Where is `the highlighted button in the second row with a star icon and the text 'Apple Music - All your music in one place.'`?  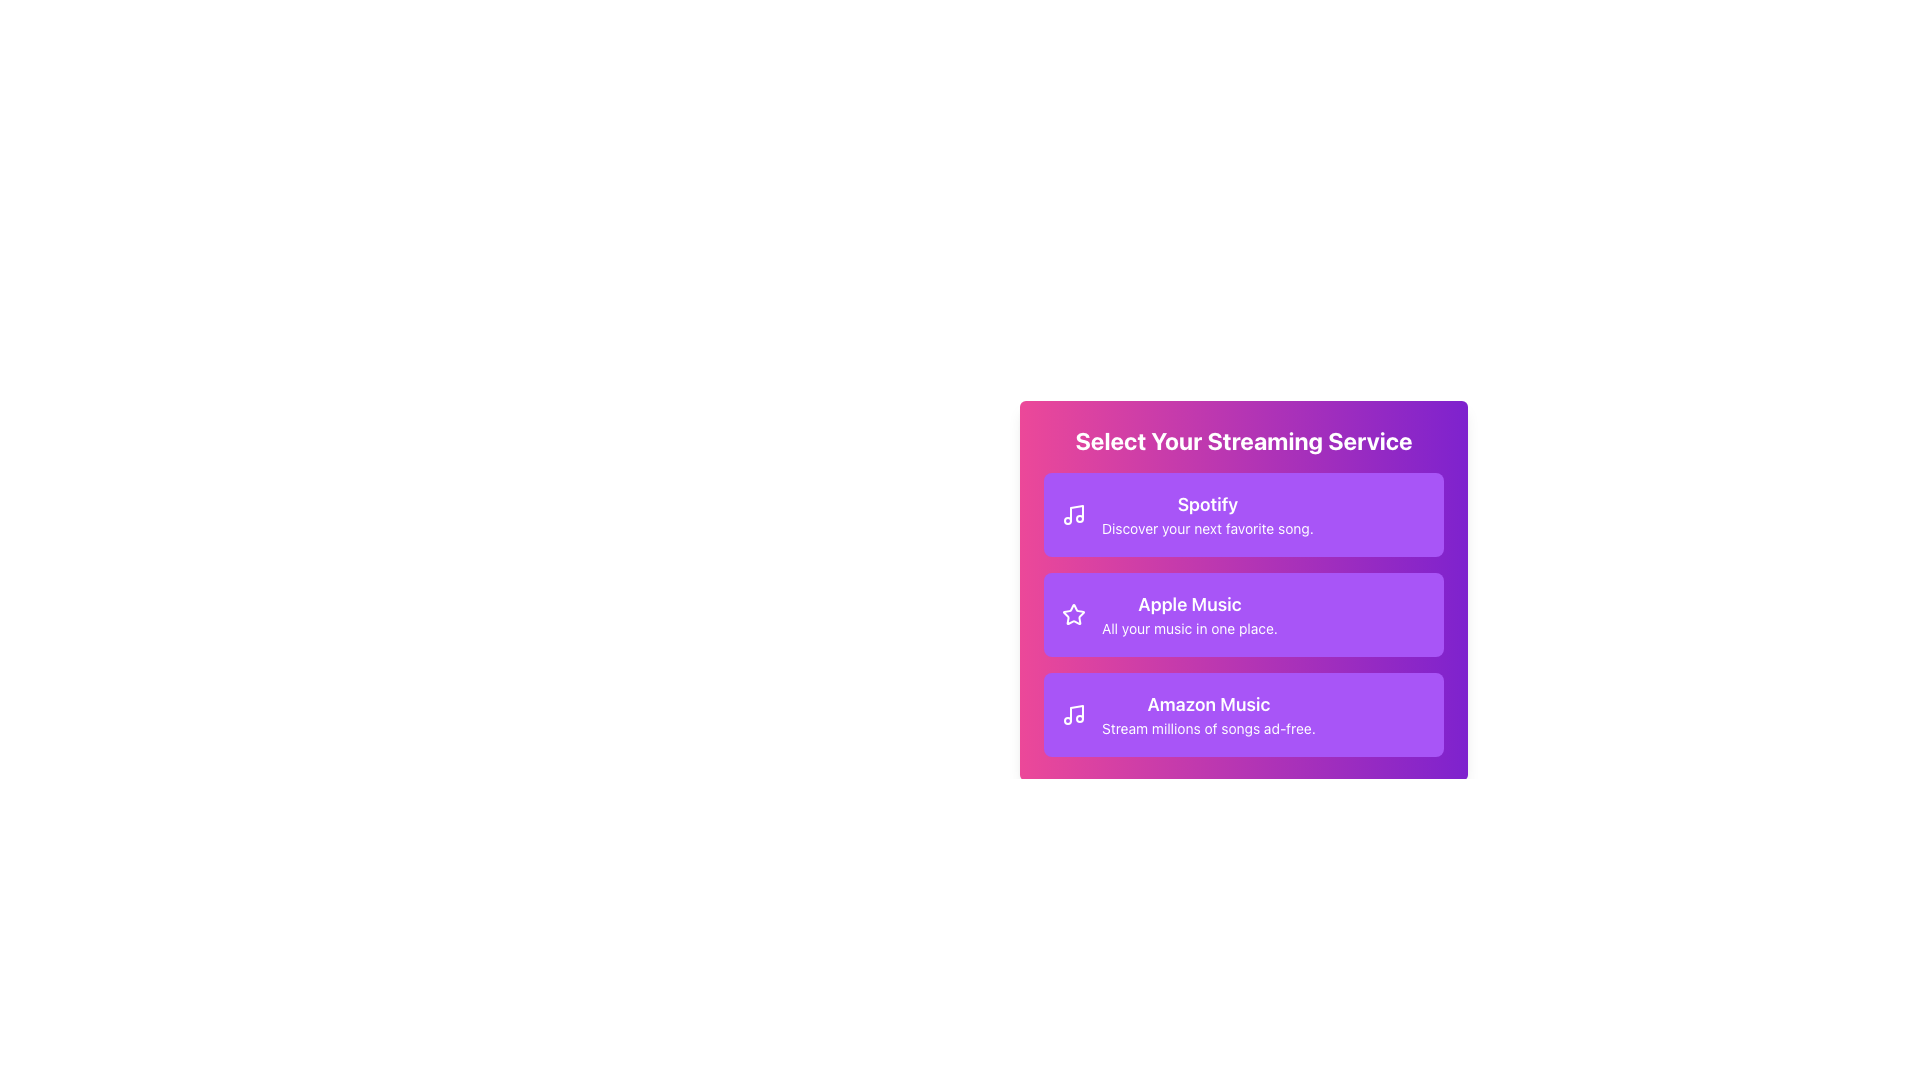 the highlighted button in the second row with a star icon and the text 'Apple Music - All your music in one place.' is located at coordinates (1242, 578).